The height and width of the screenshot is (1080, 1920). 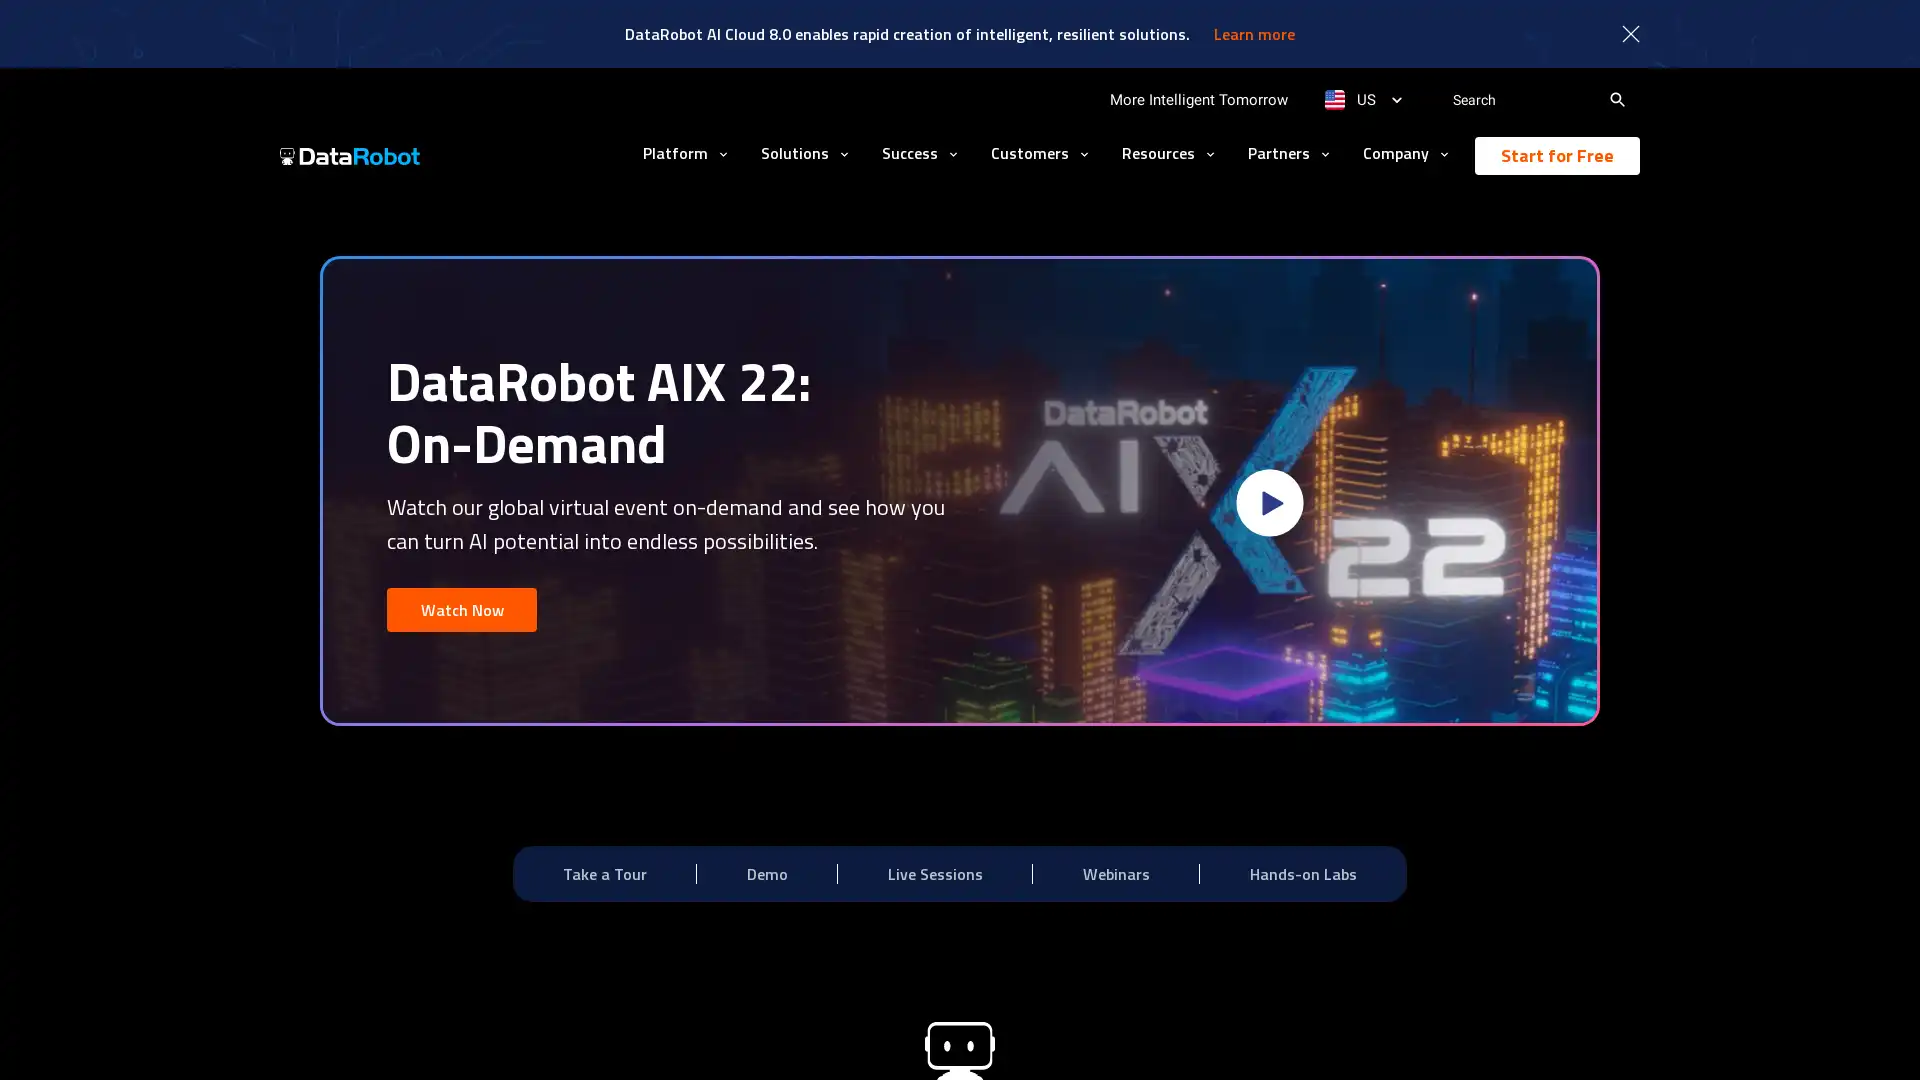 I want to click on Accept Cookies, so click(x=1417, y=1036).